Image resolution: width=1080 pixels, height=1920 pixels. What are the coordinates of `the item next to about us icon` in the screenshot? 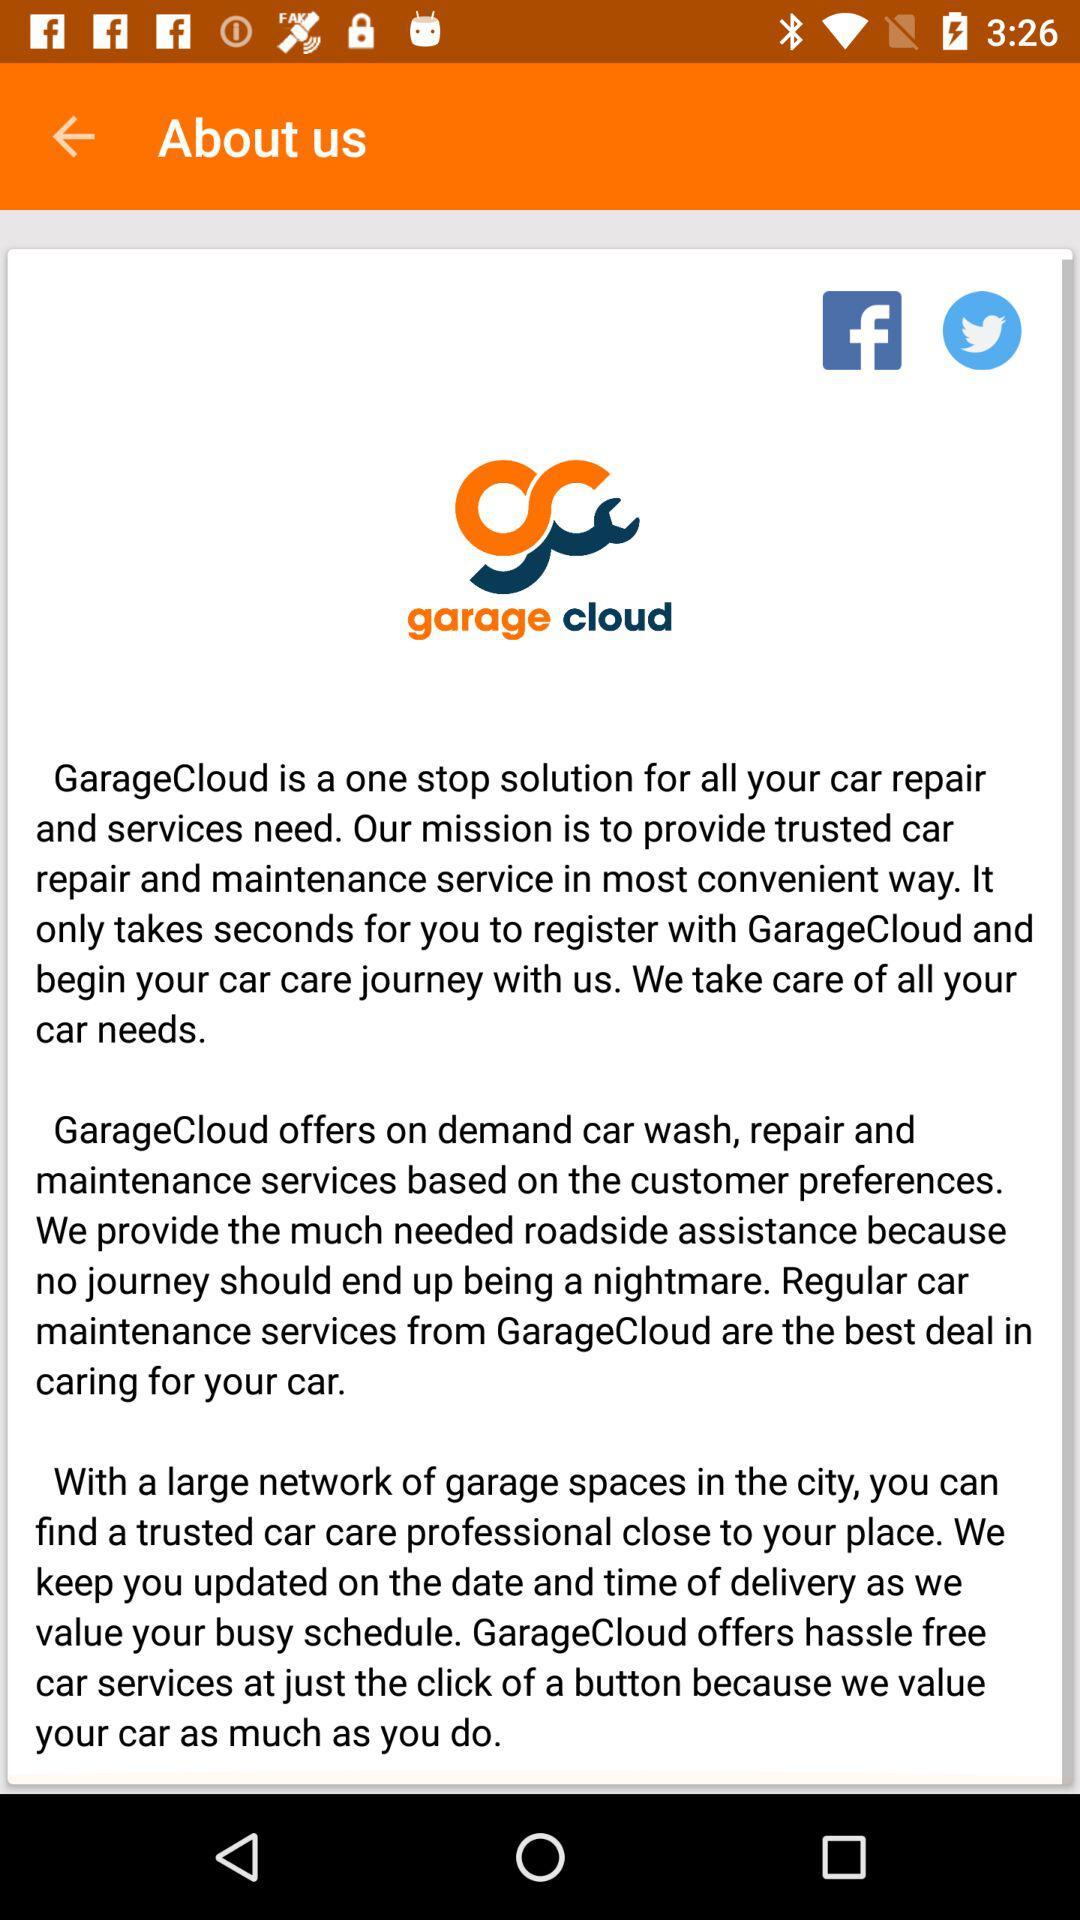 It's located at (72, 135).